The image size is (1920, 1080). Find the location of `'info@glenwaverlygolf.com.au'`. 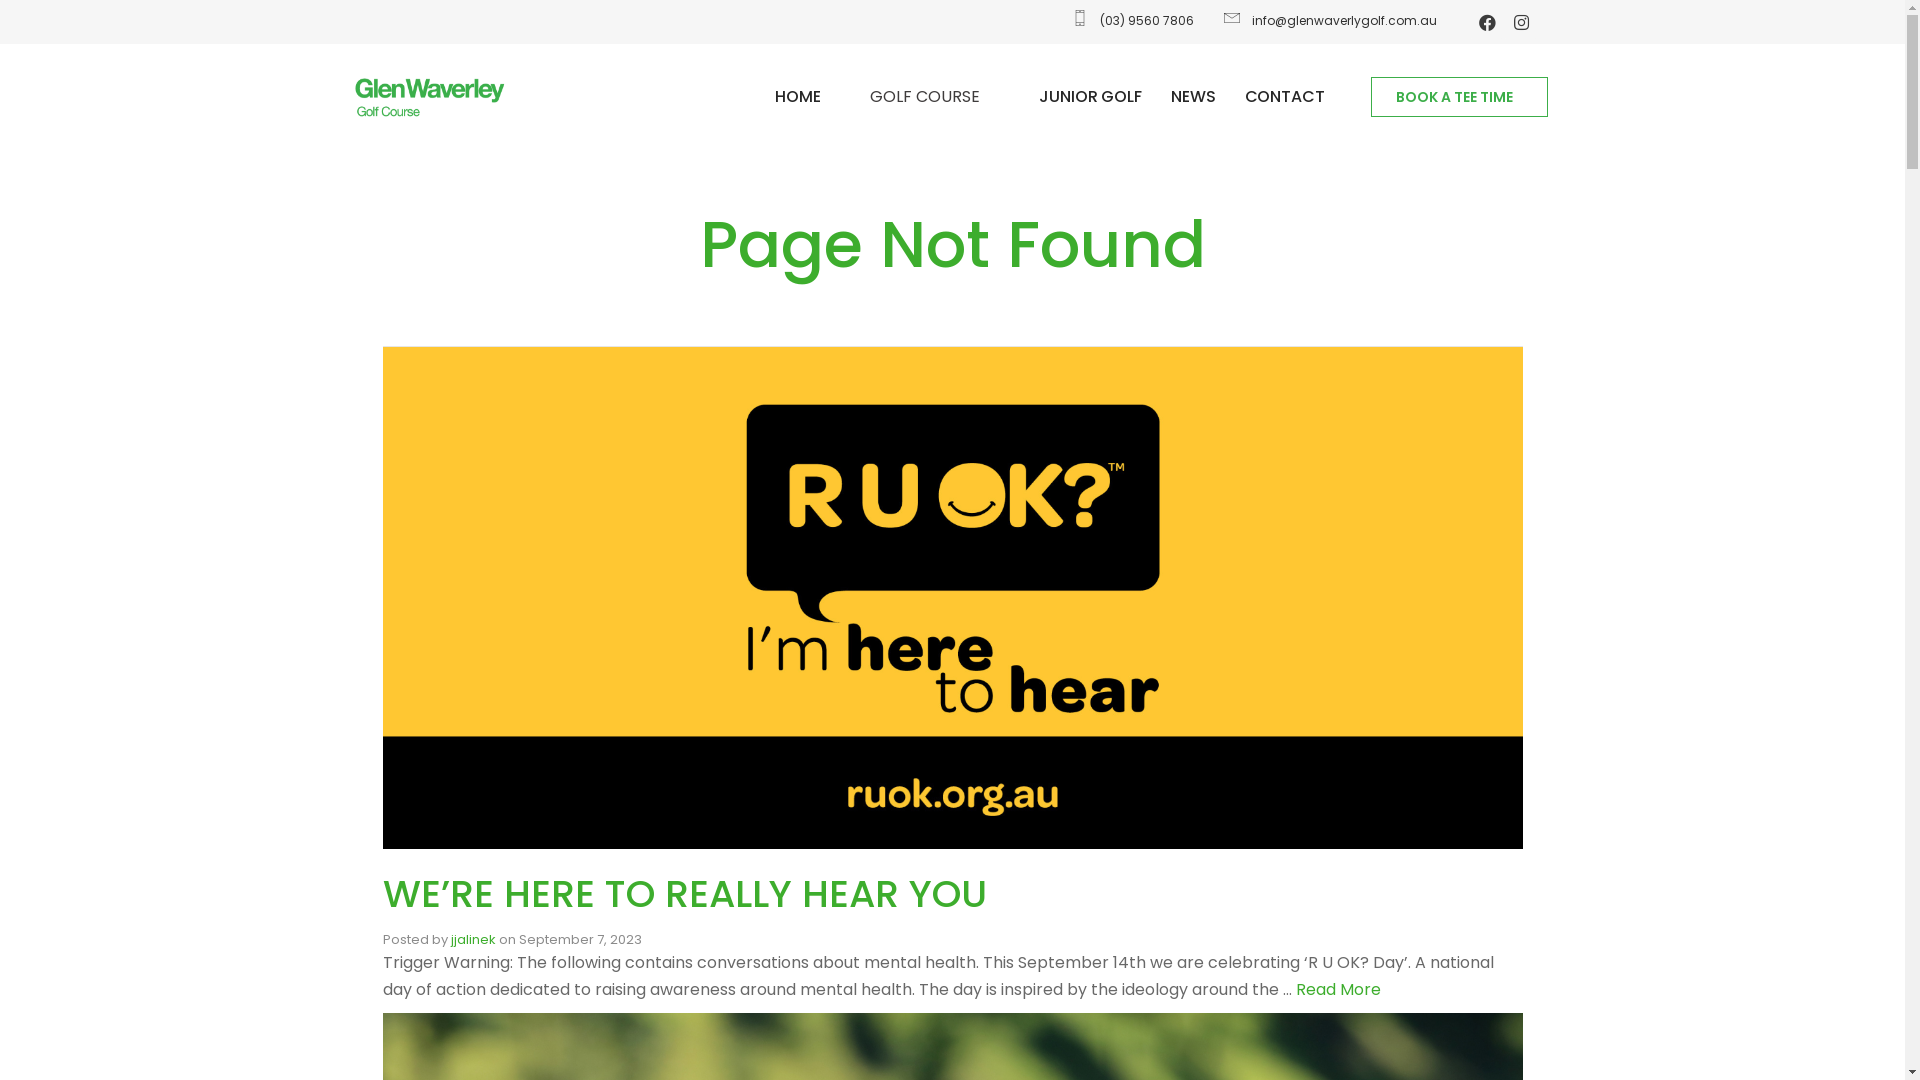

'info@glenwaverlygolf.com.au' is located at coordinates (1328, 20).